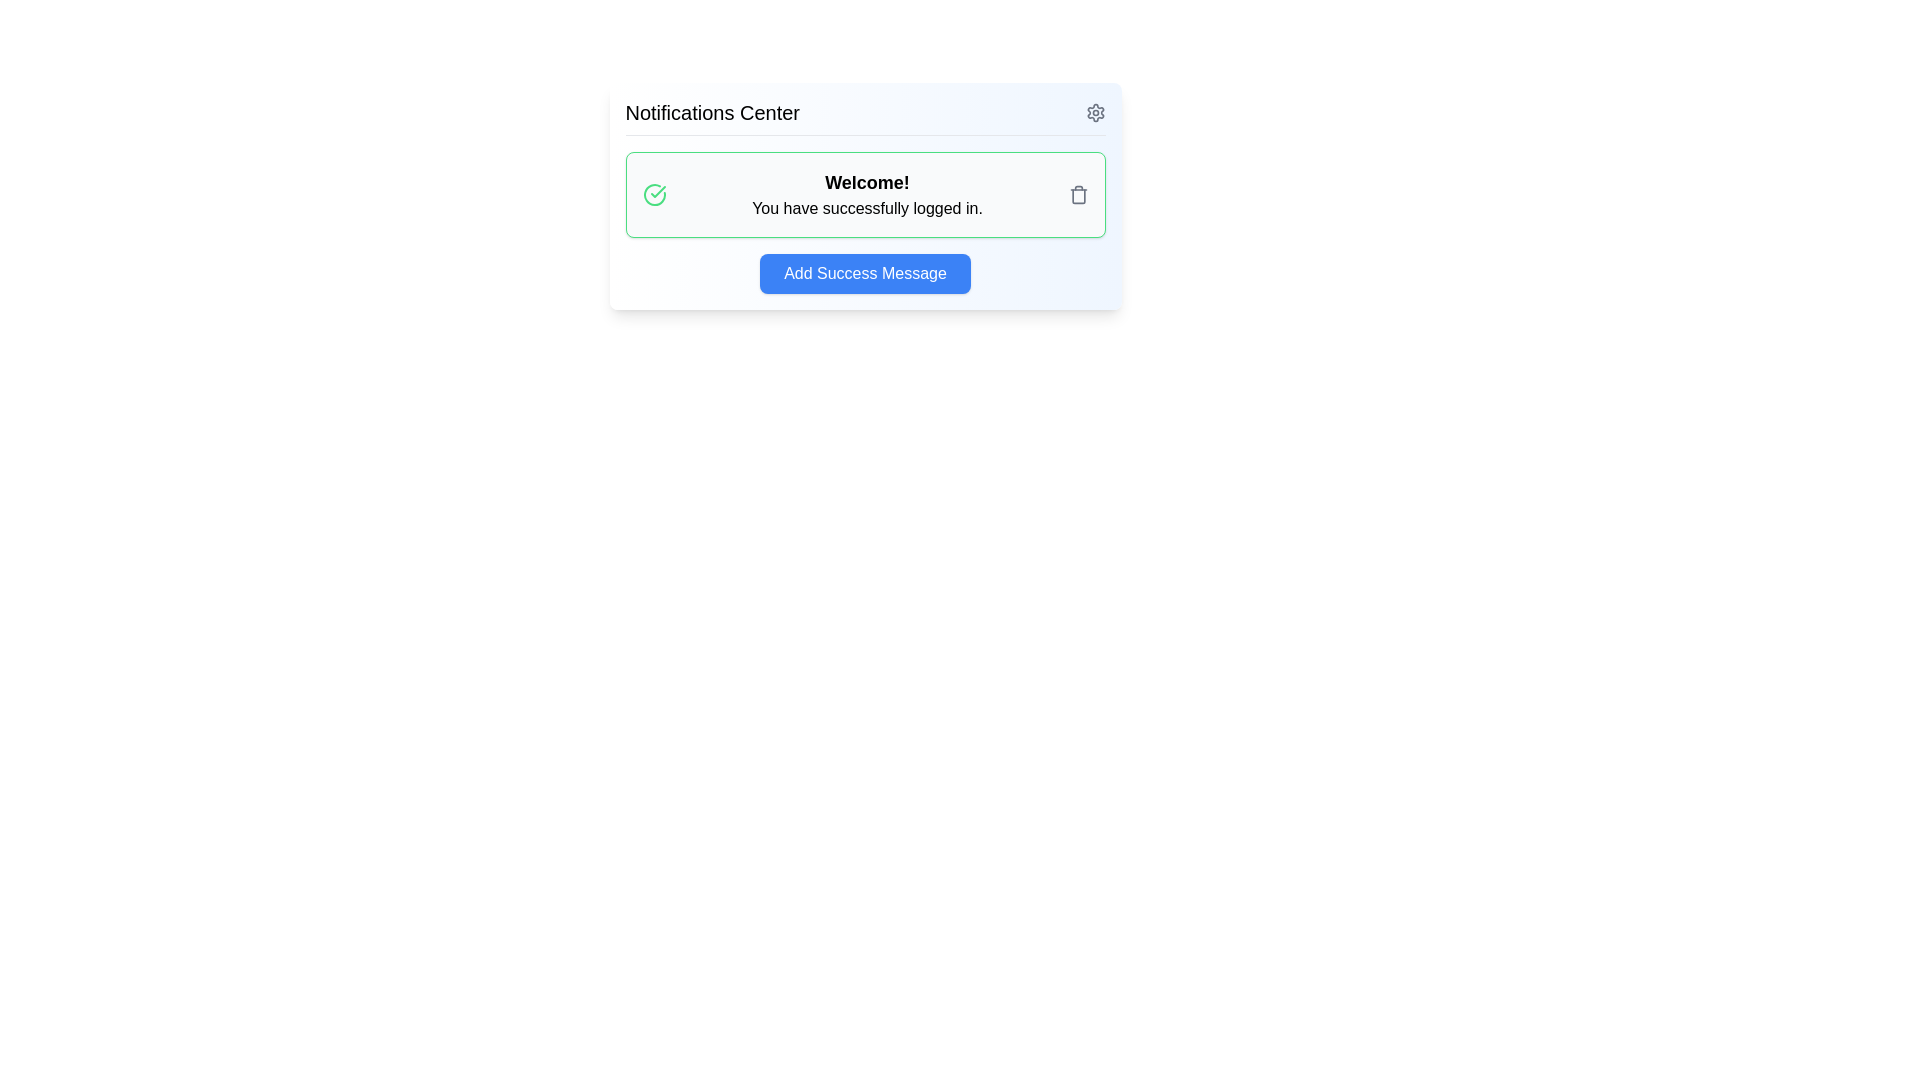 The image size is (1920, 1080). Describe the element at coordinates (867, 182) in the screenshot. I see `the header text within the notification box that greets the user` at that location.